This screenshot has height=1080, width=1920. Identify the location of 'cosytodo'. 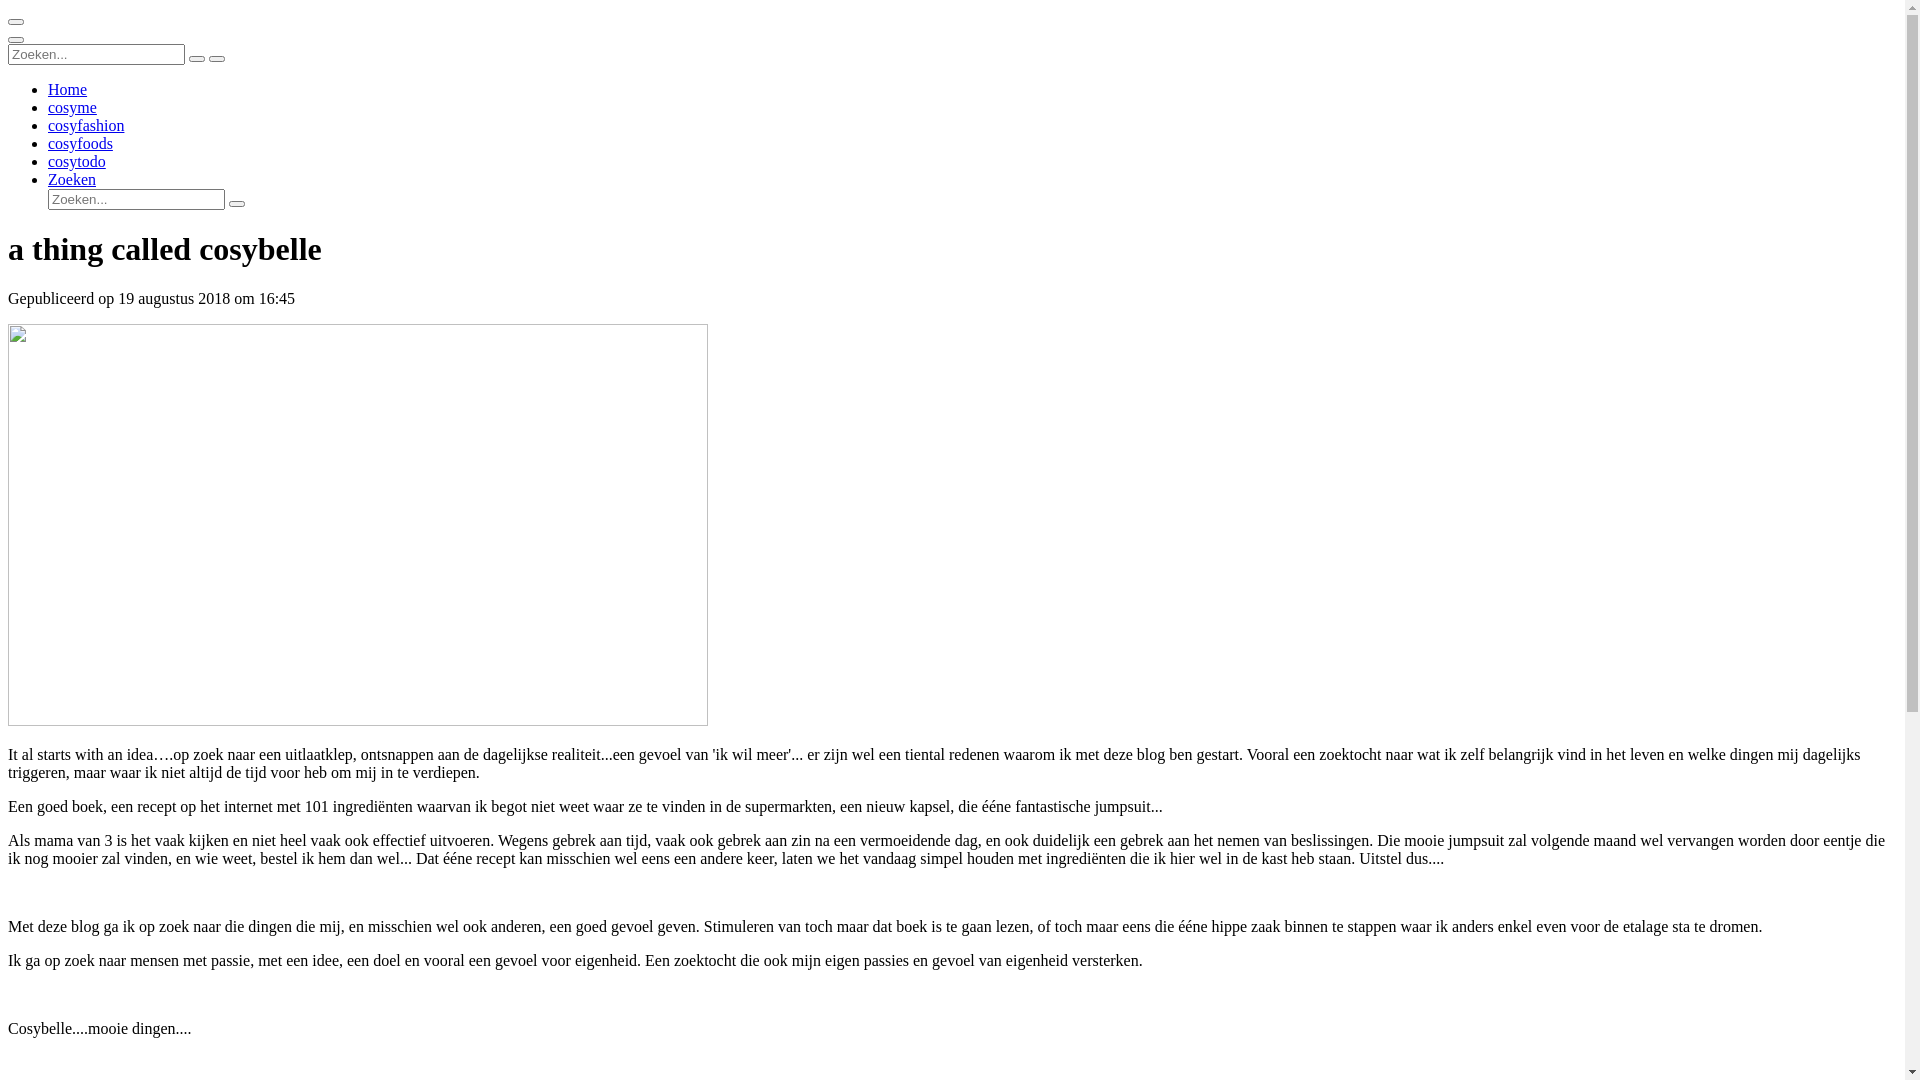
(76, 160).